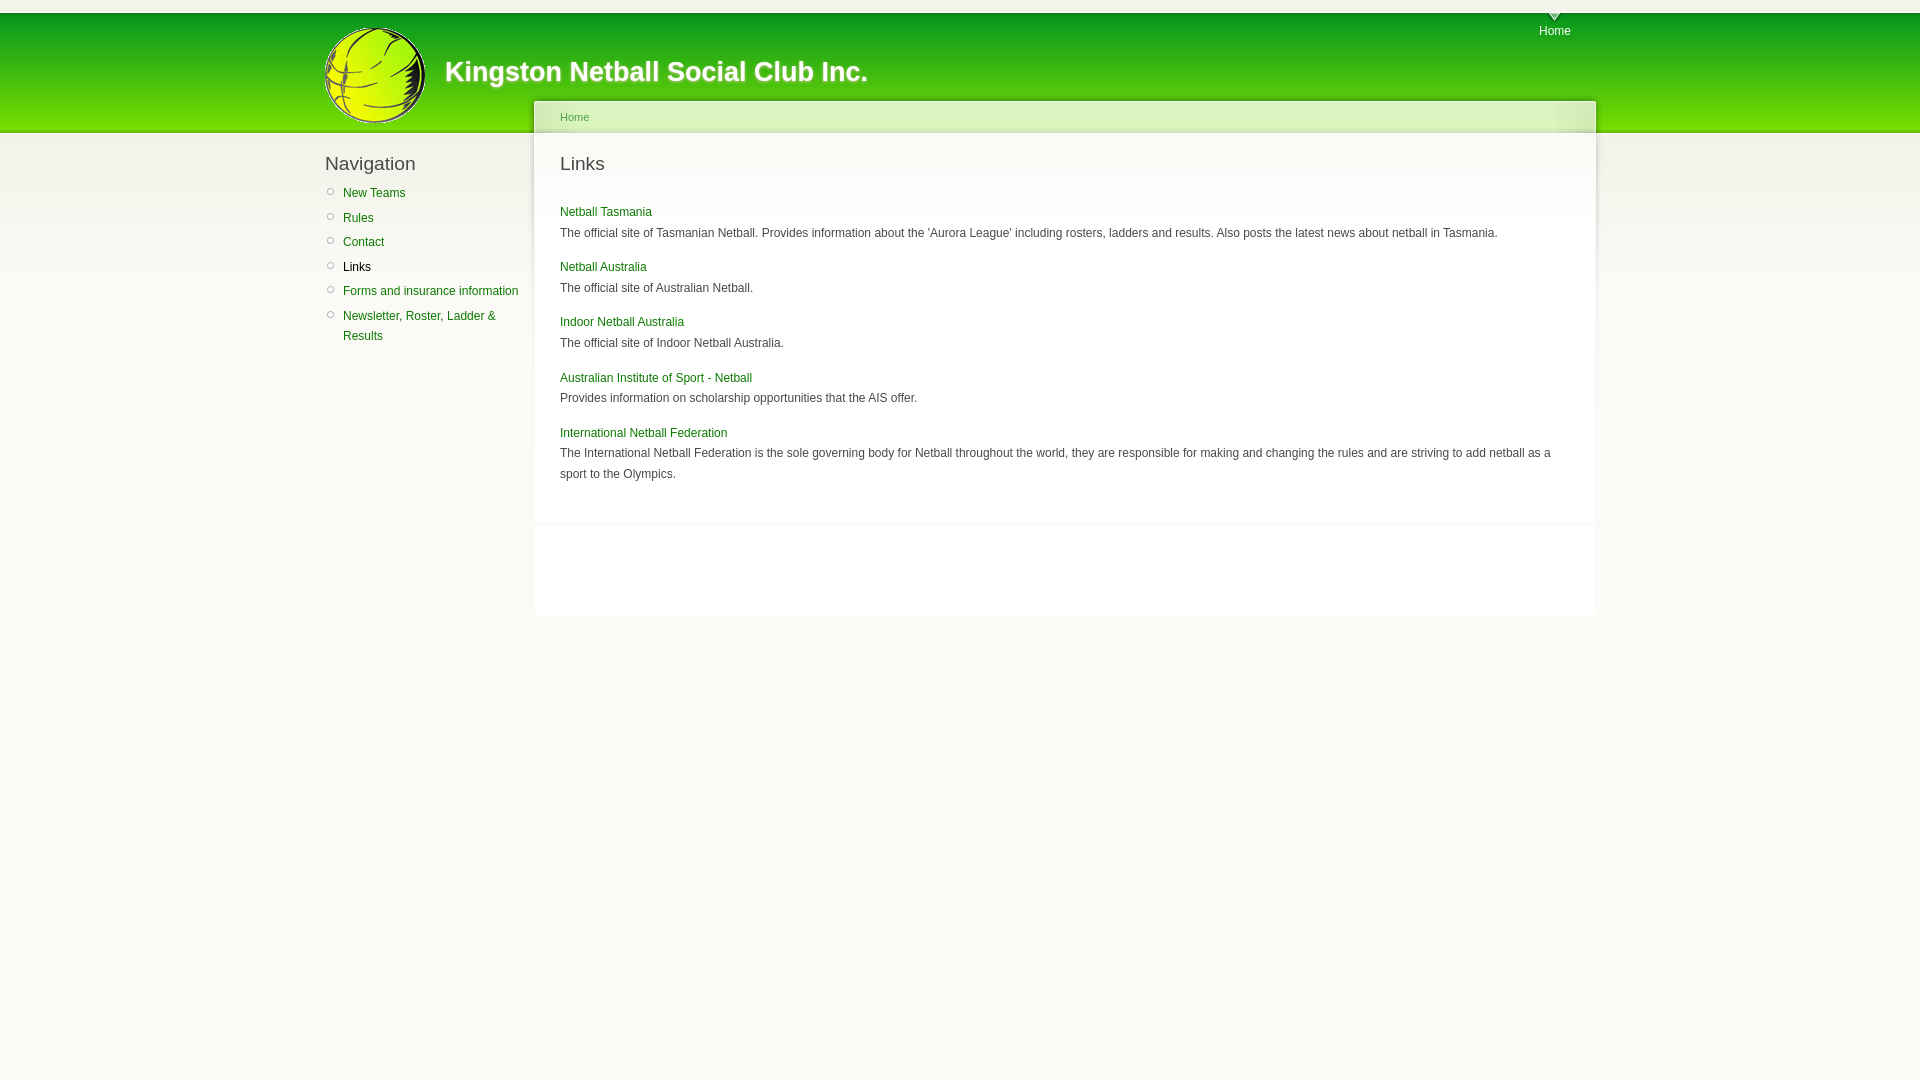  What do you see at coordinates (430, 290) in the screenshot?
I see `'Forms and insurance information'` at bounding box center [430, 290].